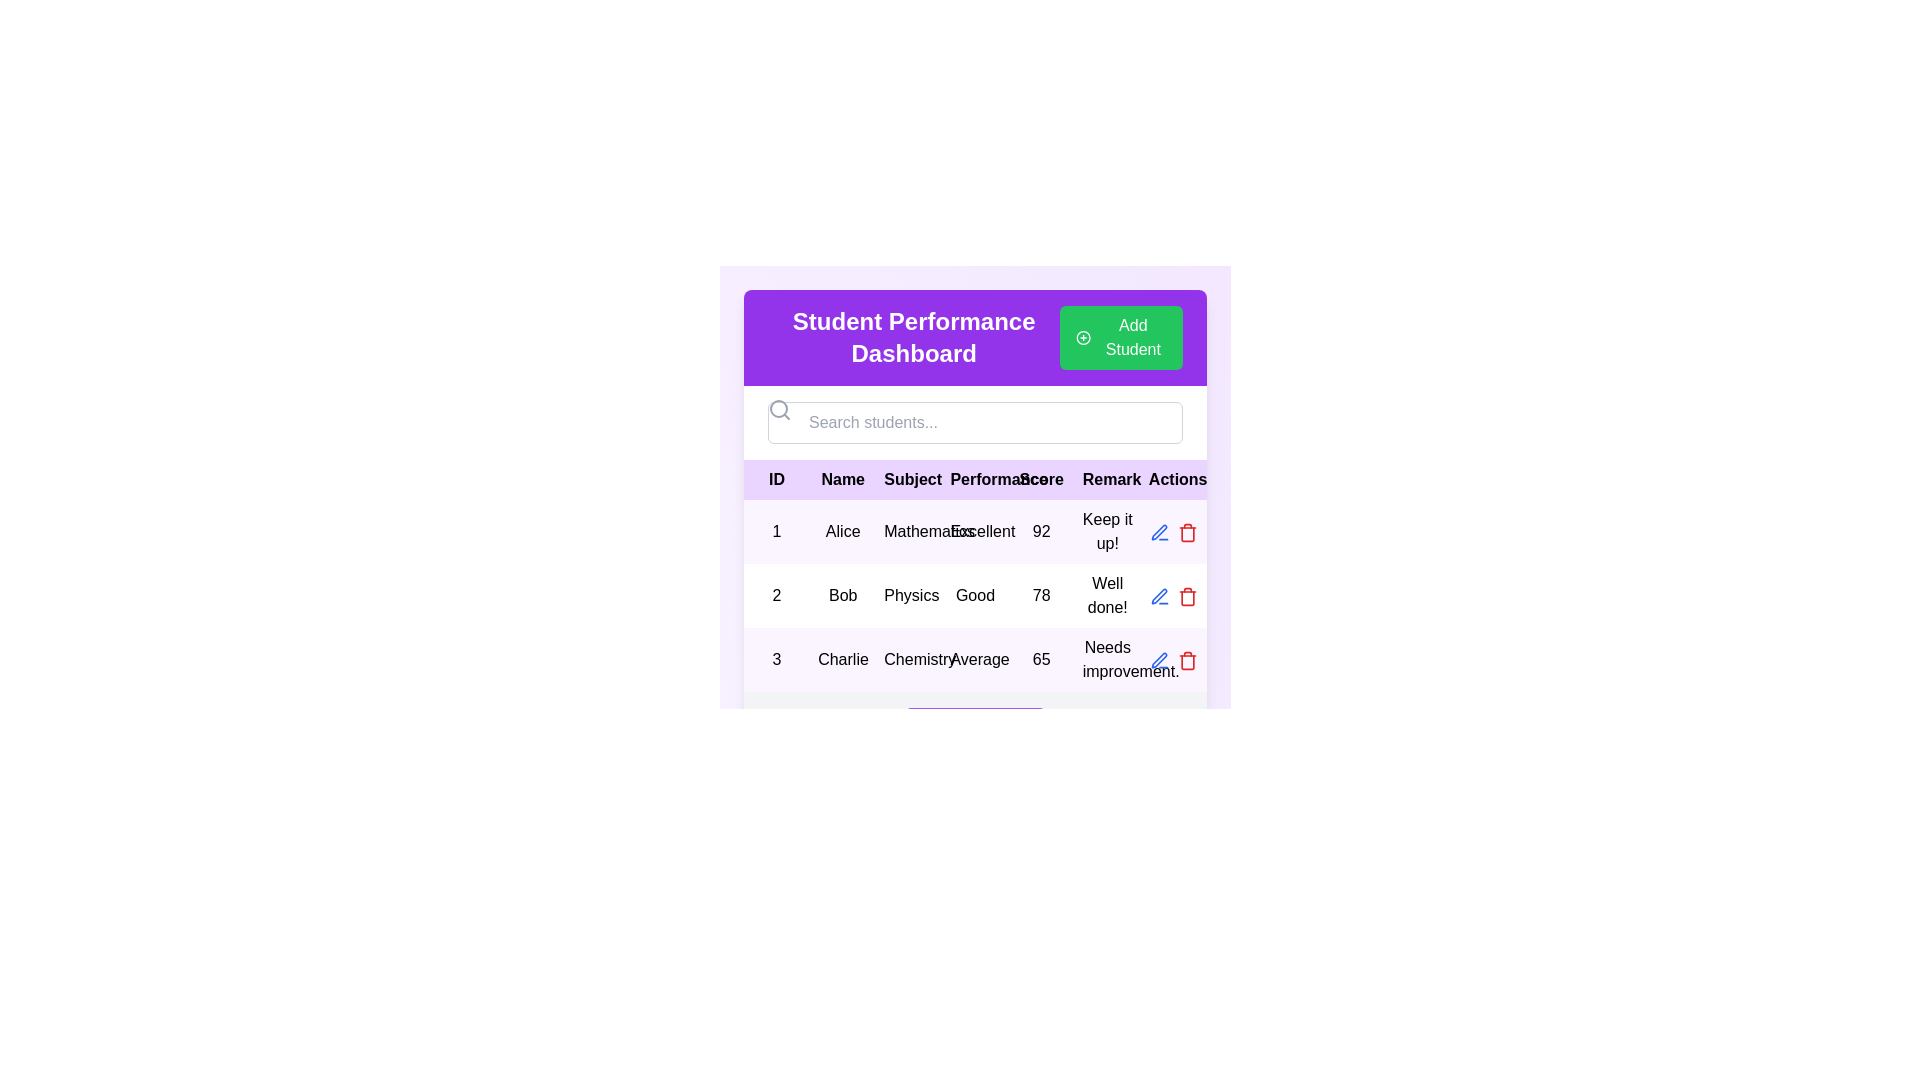  What do you see at coordinates (1187, 662) in the screenshot?
I see `the trash icon in the Actions column for the entry corresponding to the student named 'Charlie'` at bounding box center [1187, 662].